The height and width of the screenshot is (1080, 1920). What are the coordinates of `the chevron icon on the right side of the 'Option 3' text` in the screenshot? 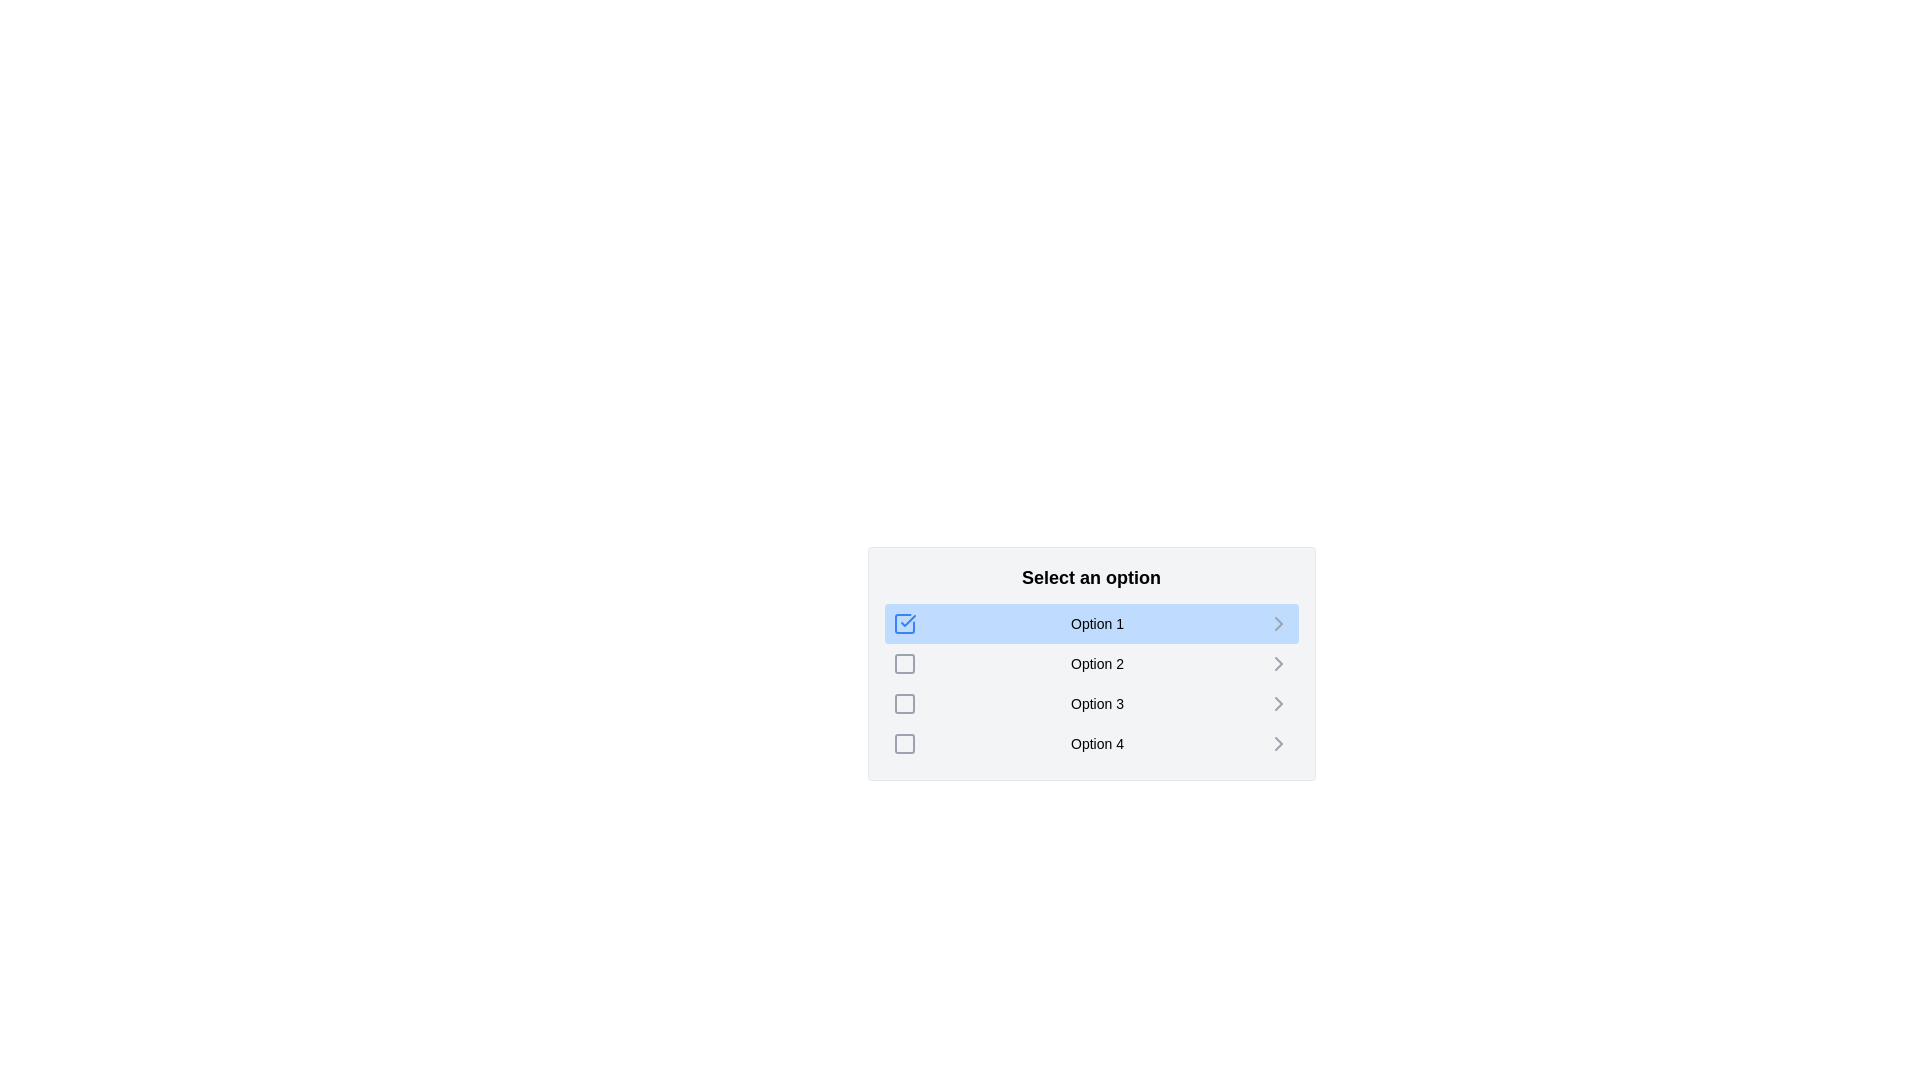 It's located at (1277, 703).